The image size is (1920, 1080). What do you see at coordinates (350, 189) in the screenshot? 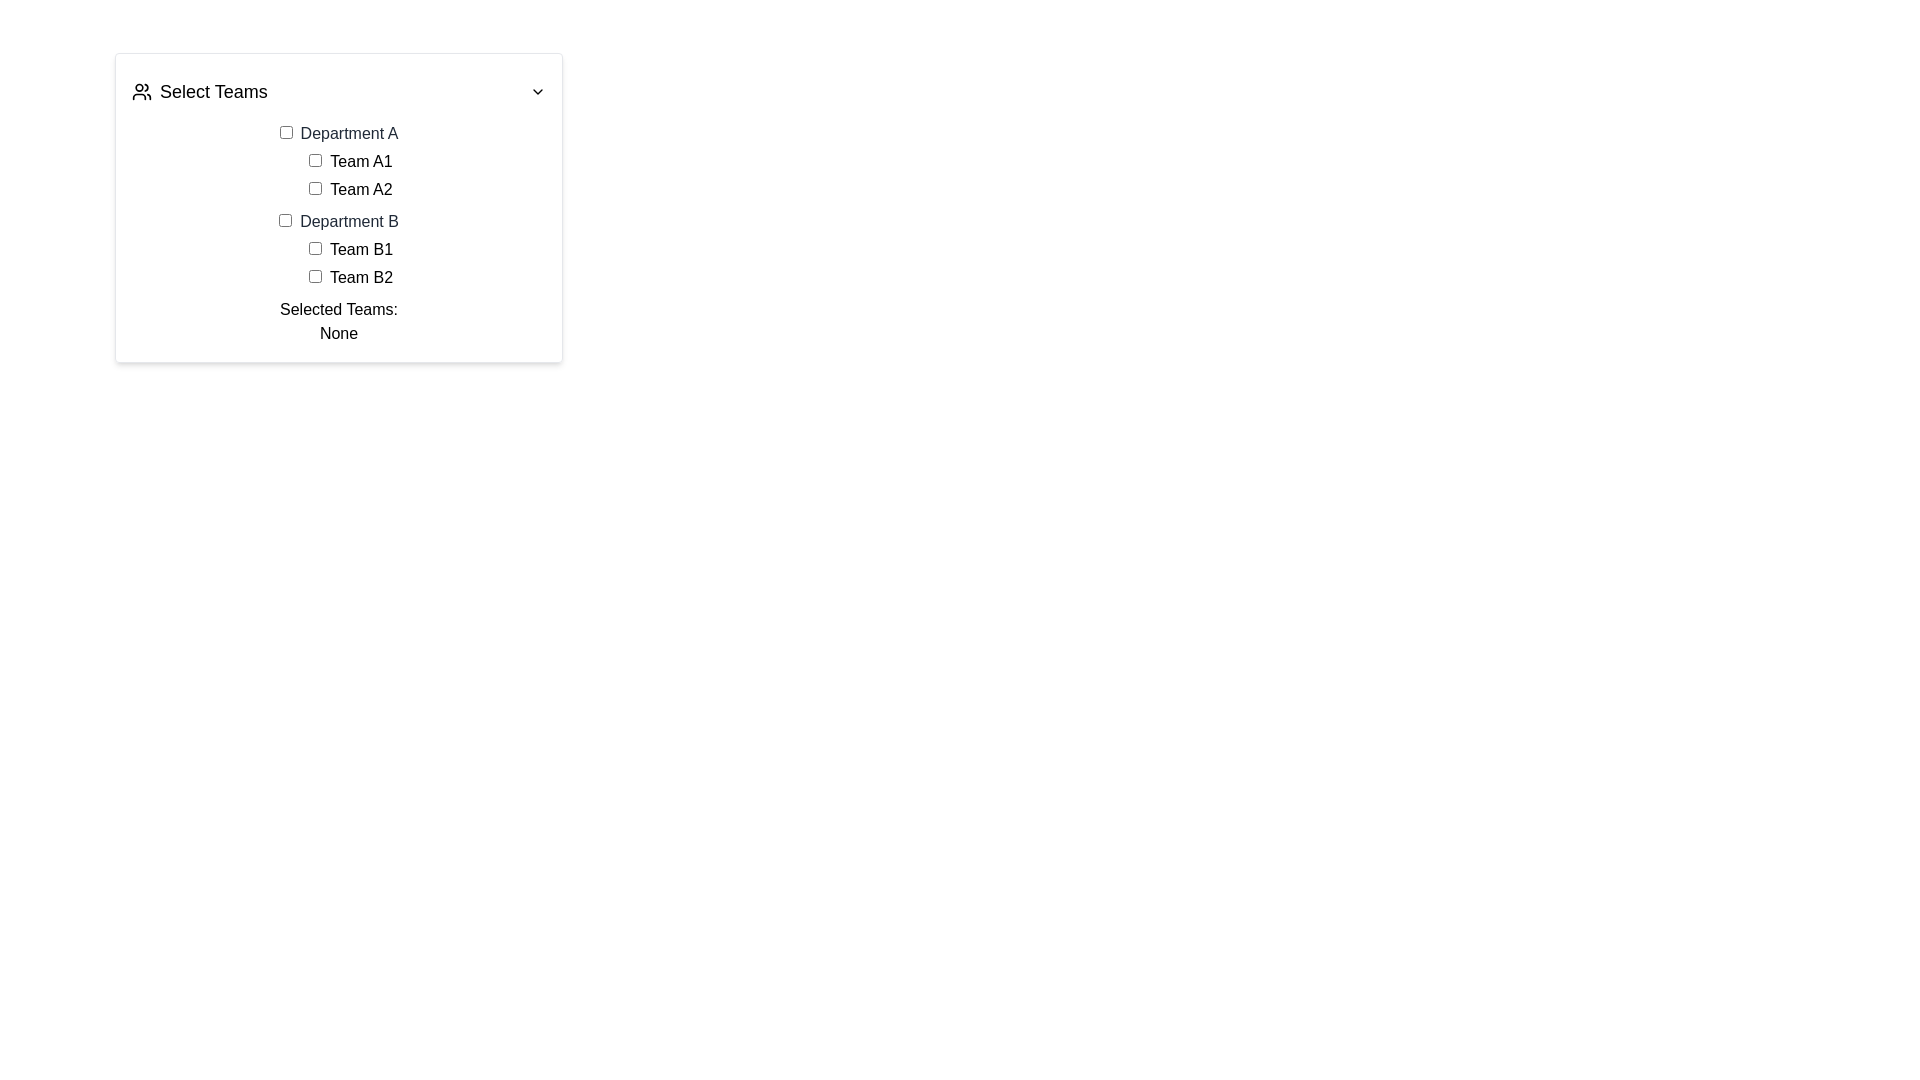
I see `the label 'Team A2' of the checkbox to possibly see additional information` at bounding box center [350, 189].